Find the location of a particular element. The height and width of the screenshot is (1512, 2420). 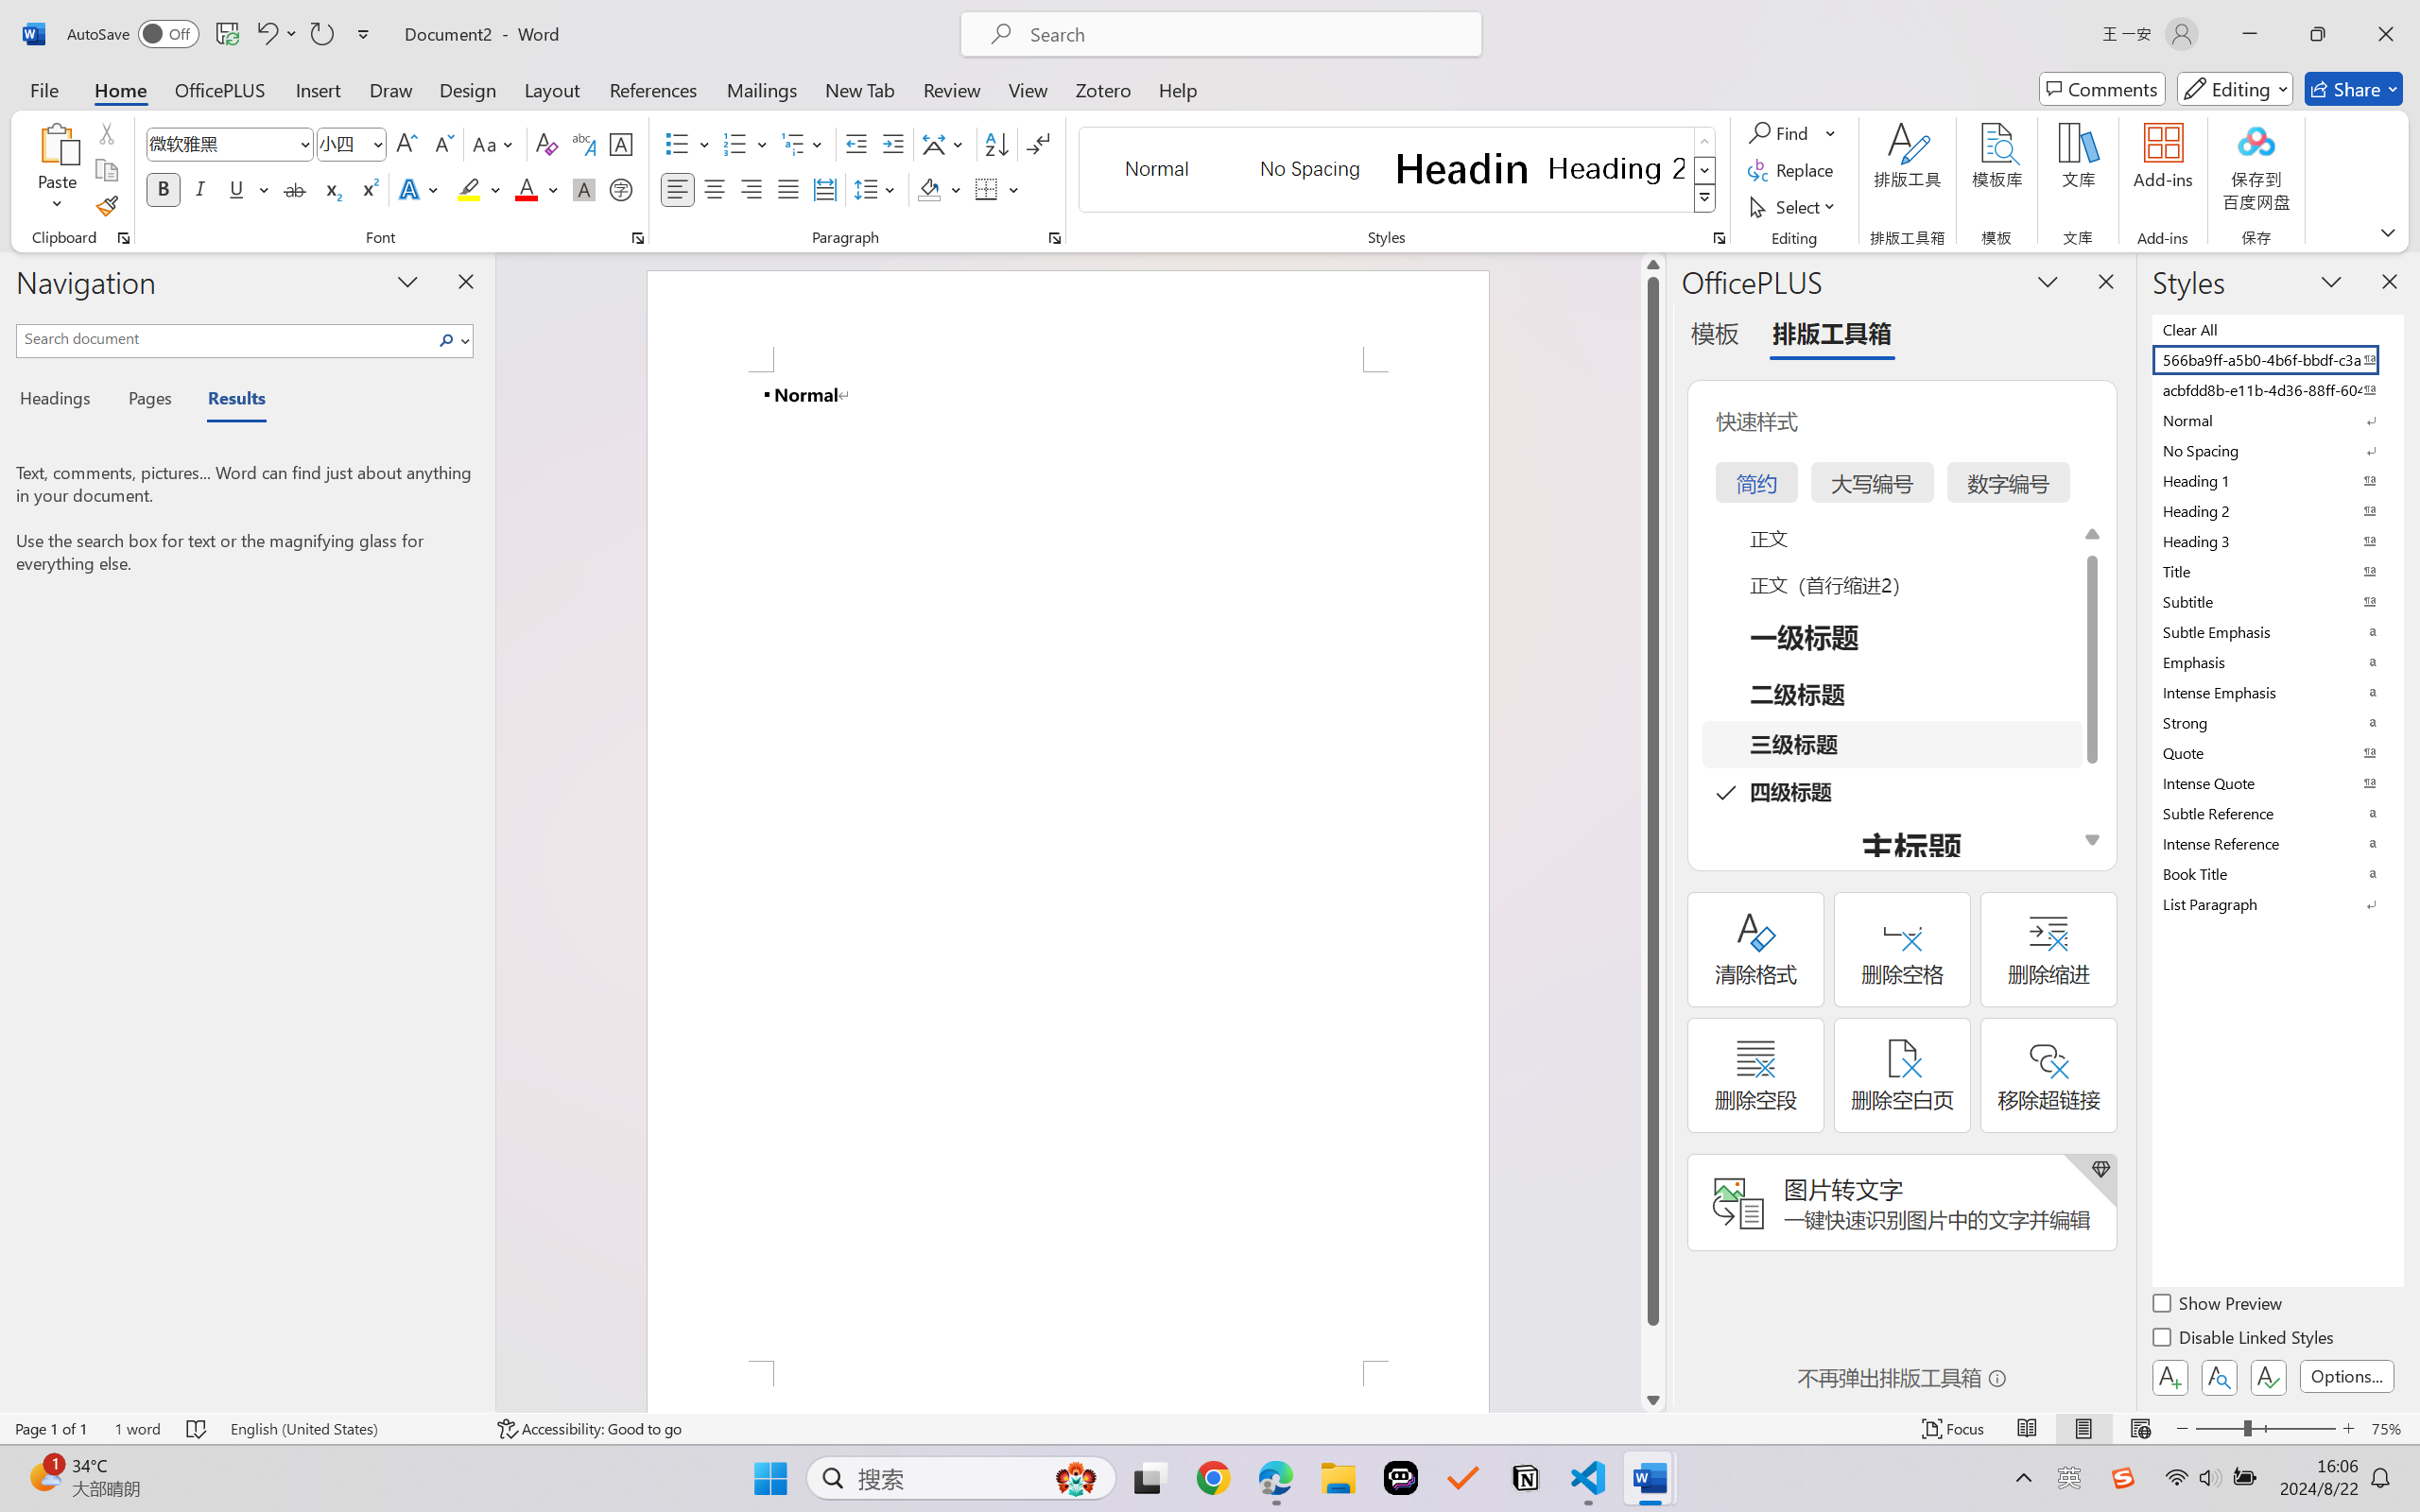

'Italic' is located at coordinates (199, 188).